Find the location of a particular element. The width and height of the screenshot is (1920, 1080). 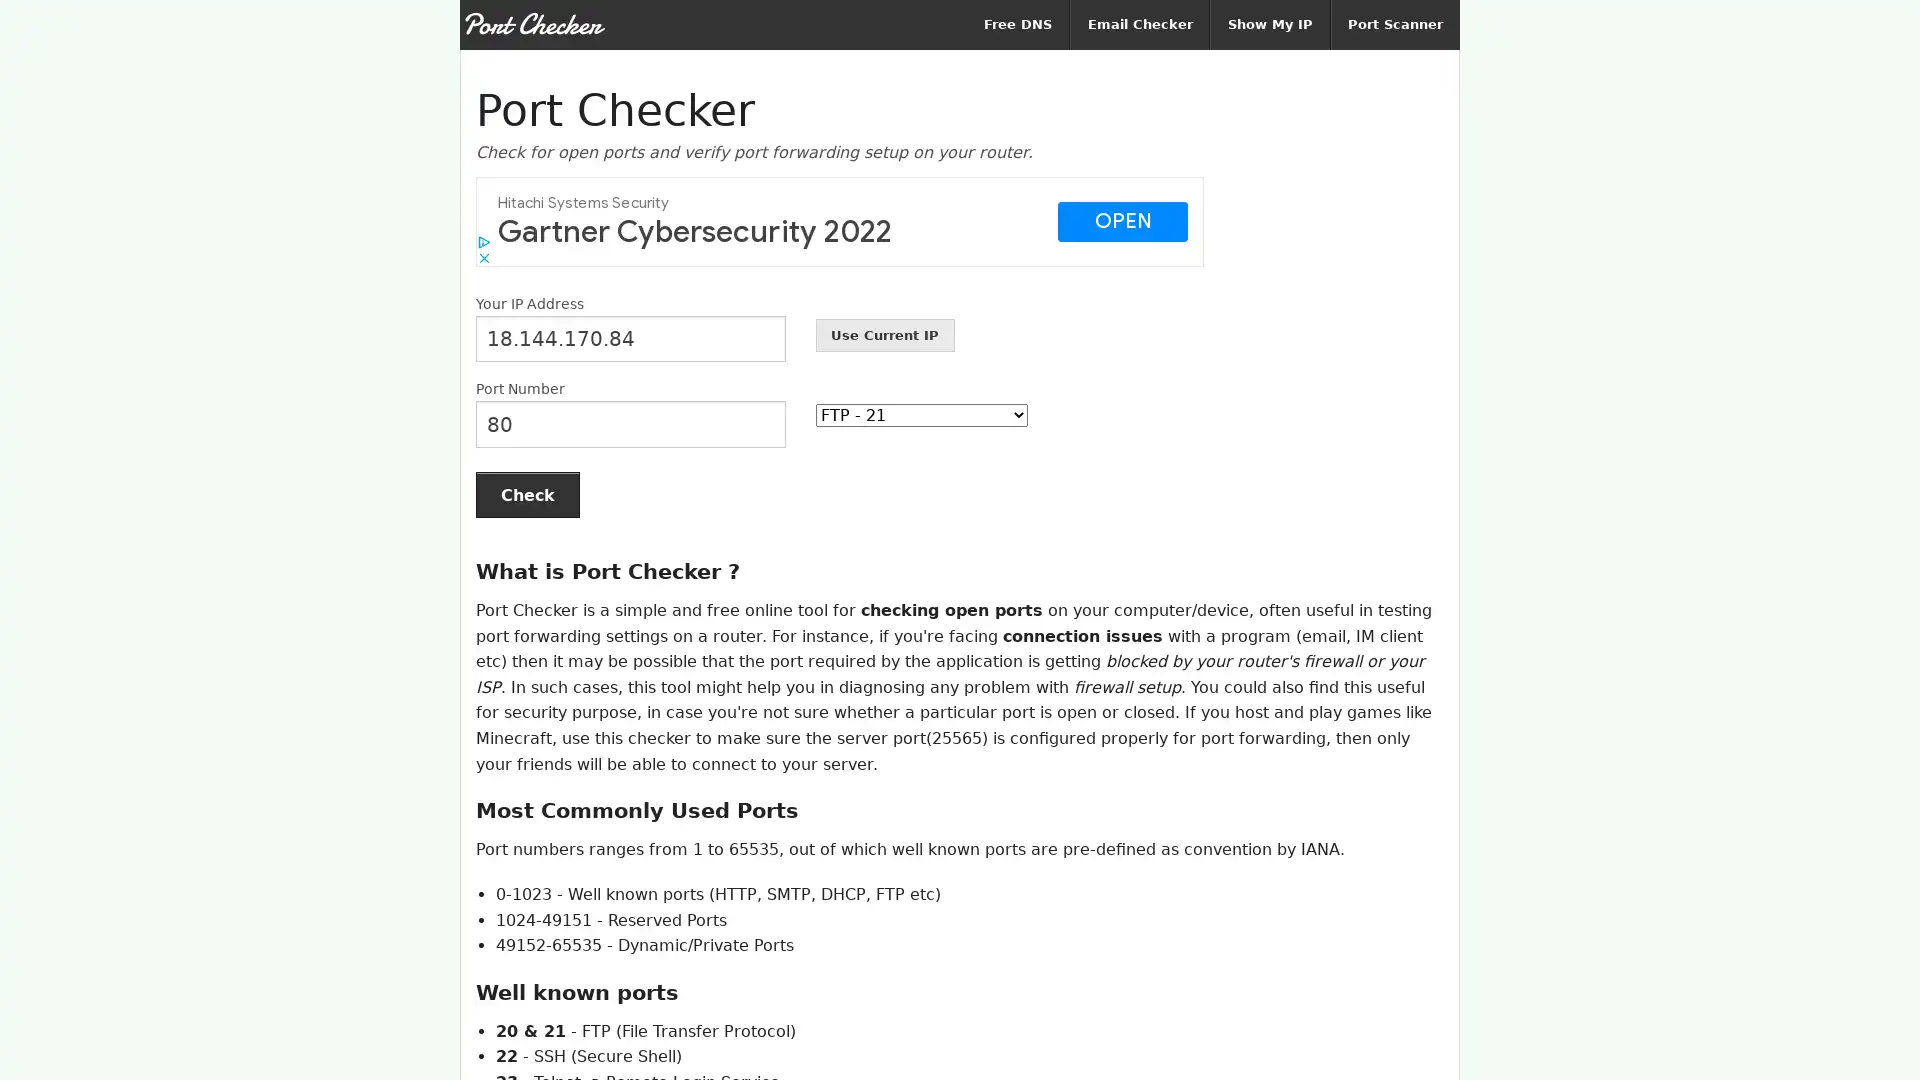

Check is located at coordinates (528, 494).